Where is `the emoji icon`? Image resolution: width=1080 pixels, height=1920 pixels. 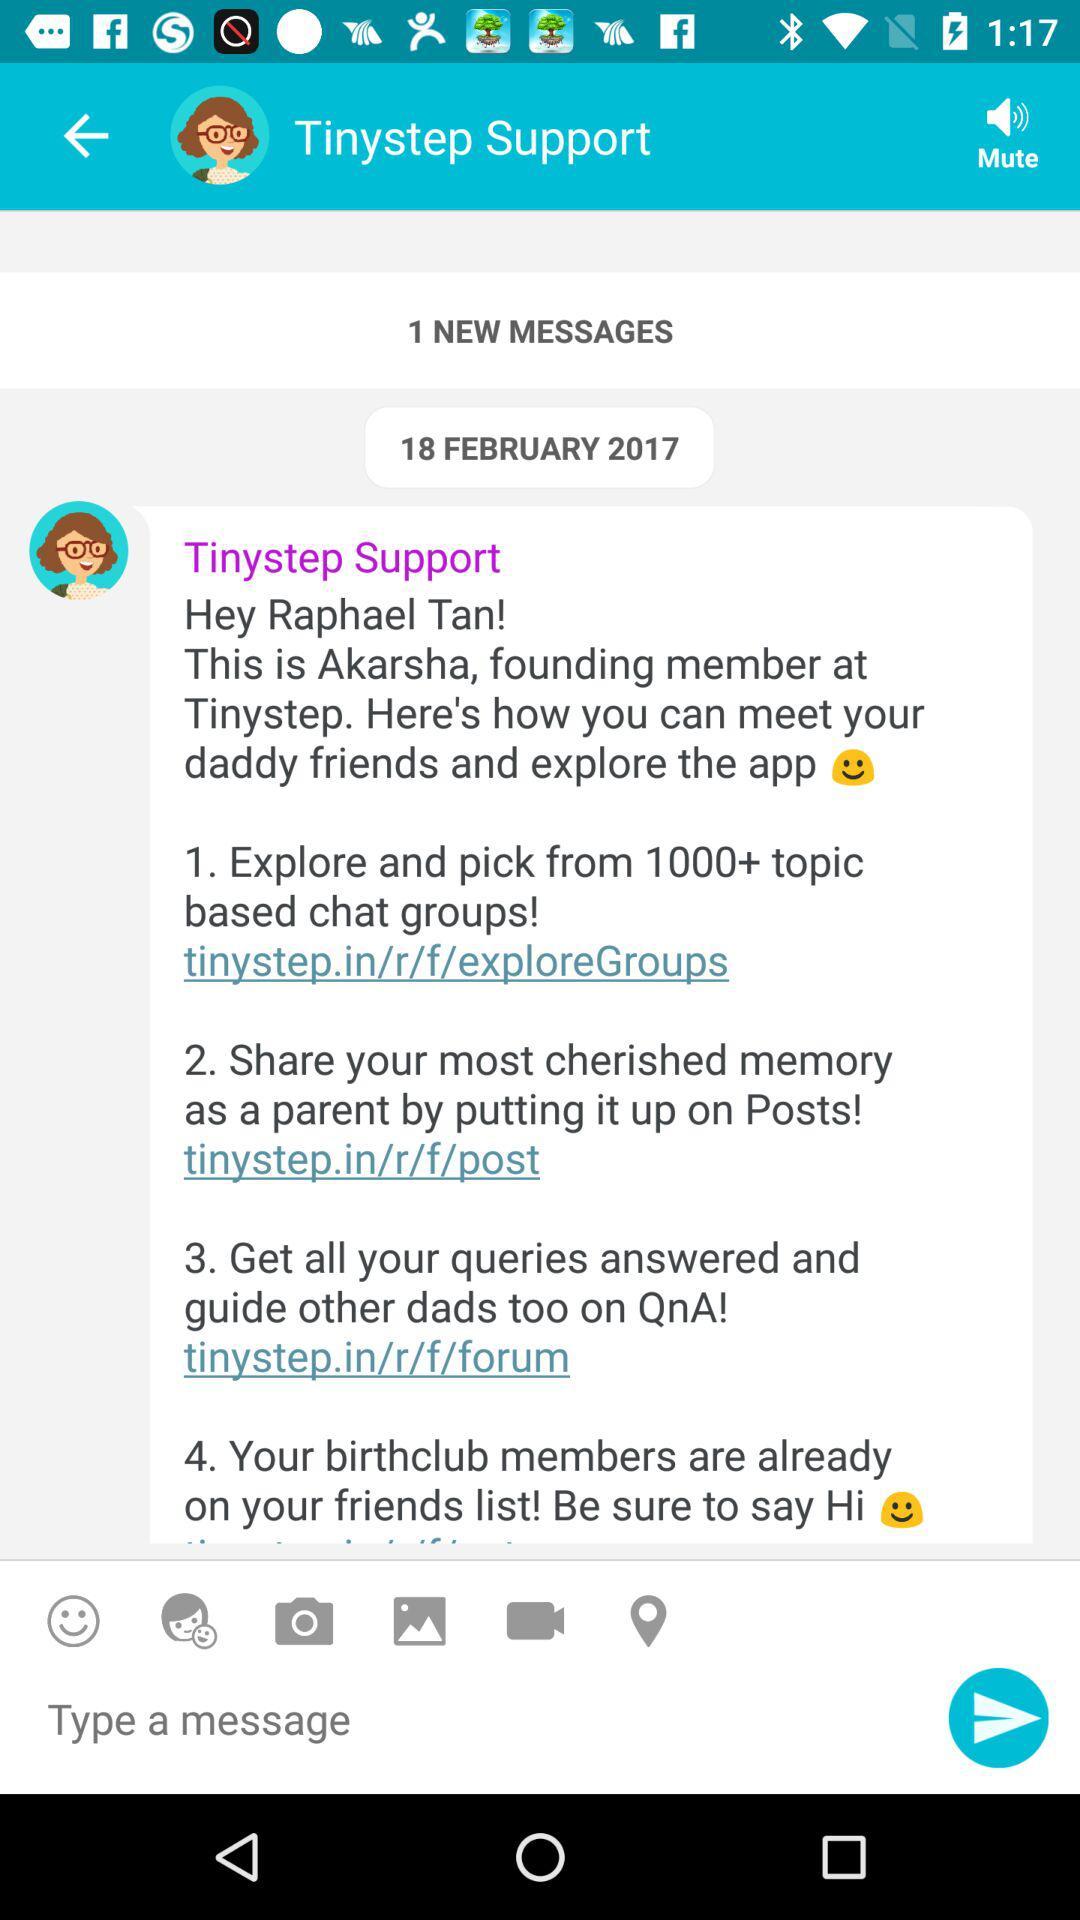 the emoji icon is located at coordinates (72, 1621).